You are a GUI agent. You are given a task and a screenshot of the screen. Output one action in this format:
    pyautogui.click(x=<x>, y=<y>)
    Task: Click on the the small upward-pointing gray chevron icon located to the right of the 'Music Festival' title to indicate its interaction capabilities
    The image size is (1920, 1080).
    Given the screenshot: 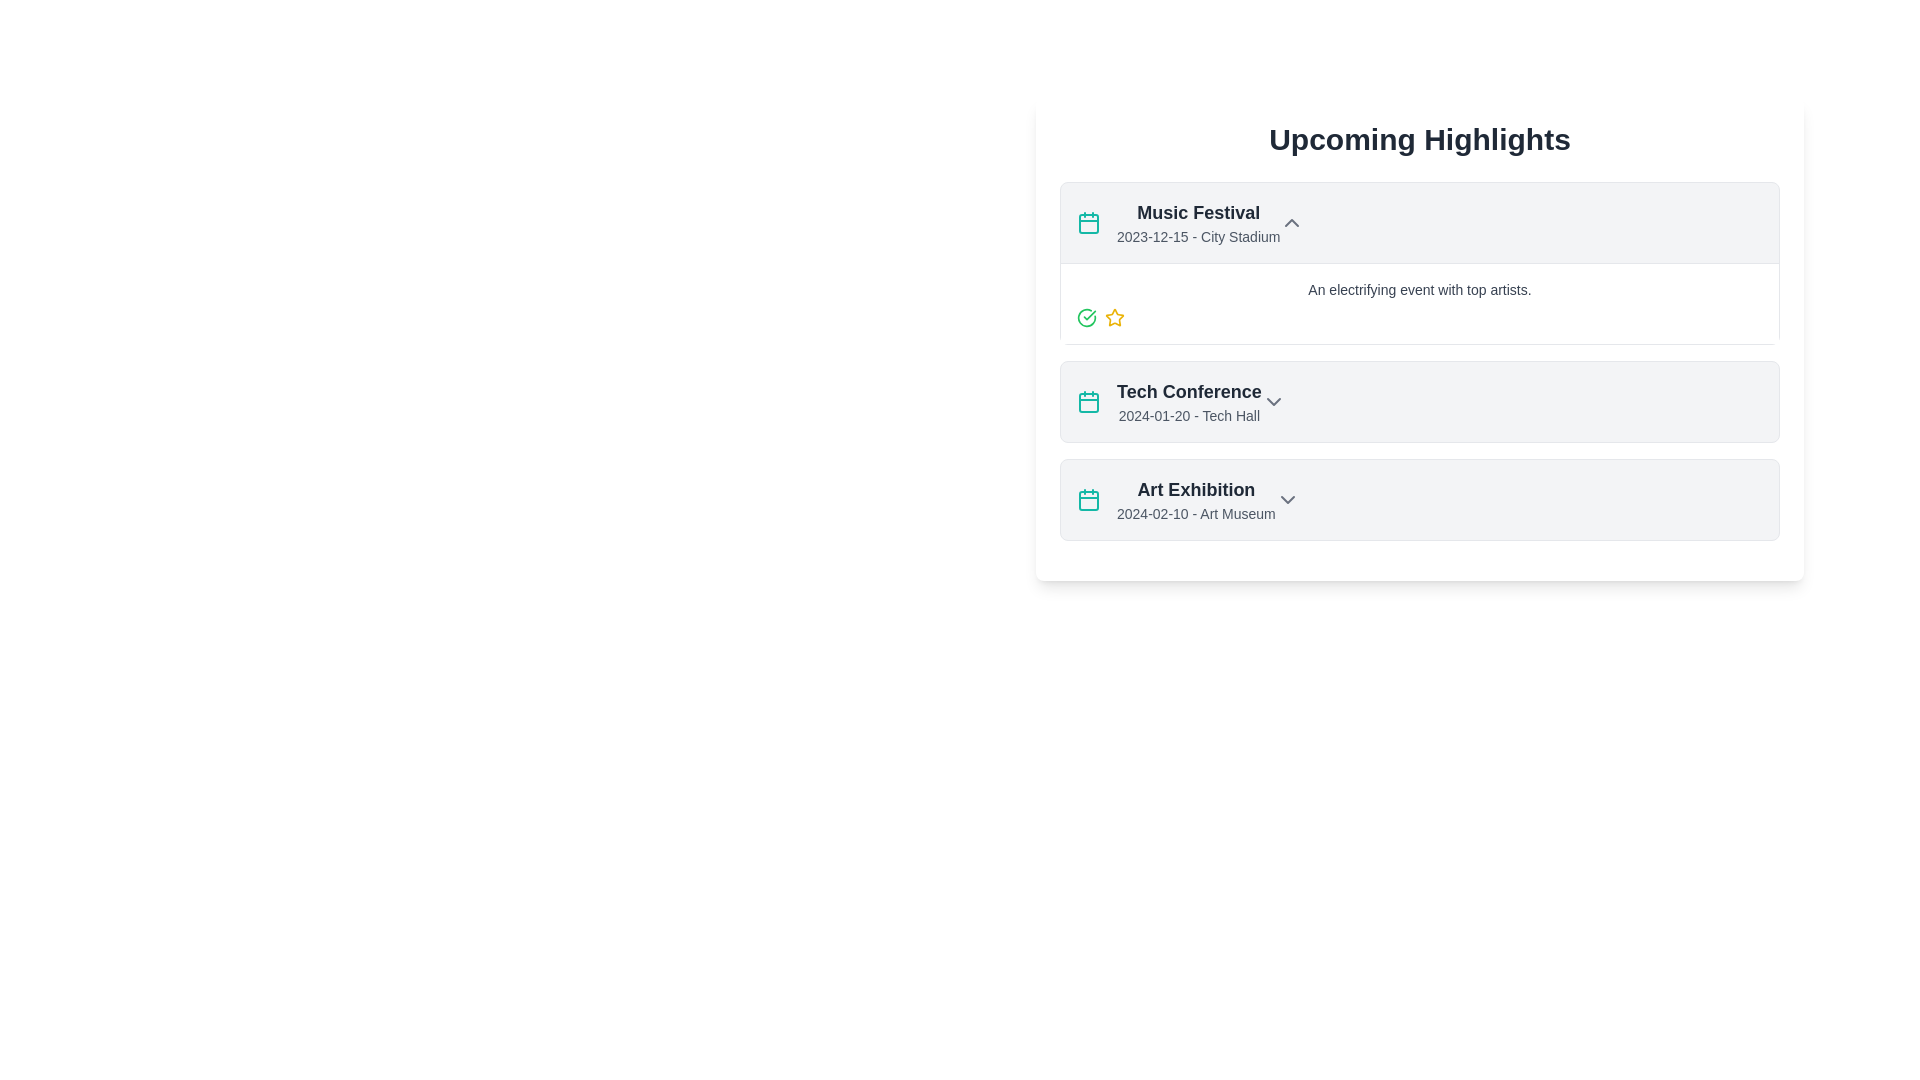 What is the action you would take?
    pyautogui.click(x=1292, y=223)
    